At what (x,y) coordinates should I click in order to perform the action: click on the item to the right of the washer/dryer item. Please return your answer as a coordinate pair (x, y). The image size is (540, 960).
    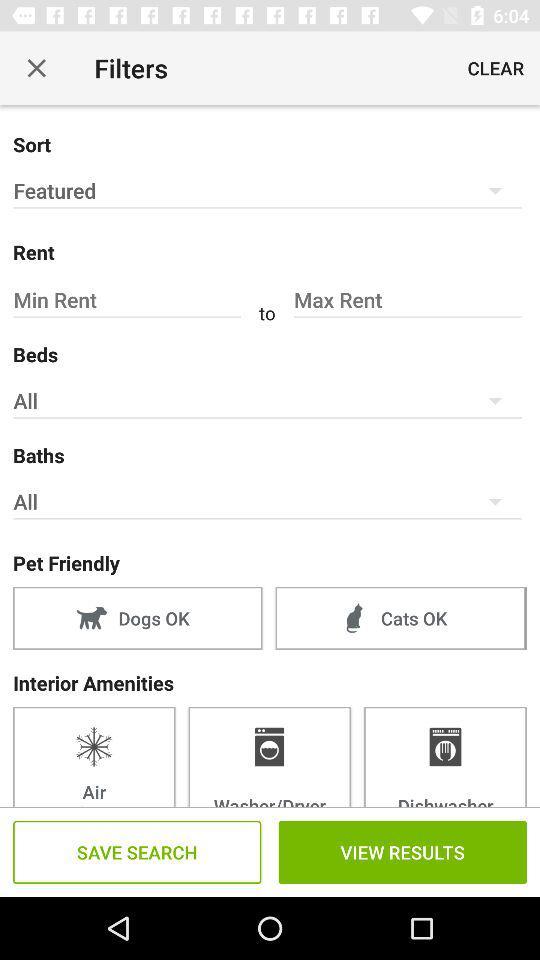
    Looking at the image, I should click on (445, 755).